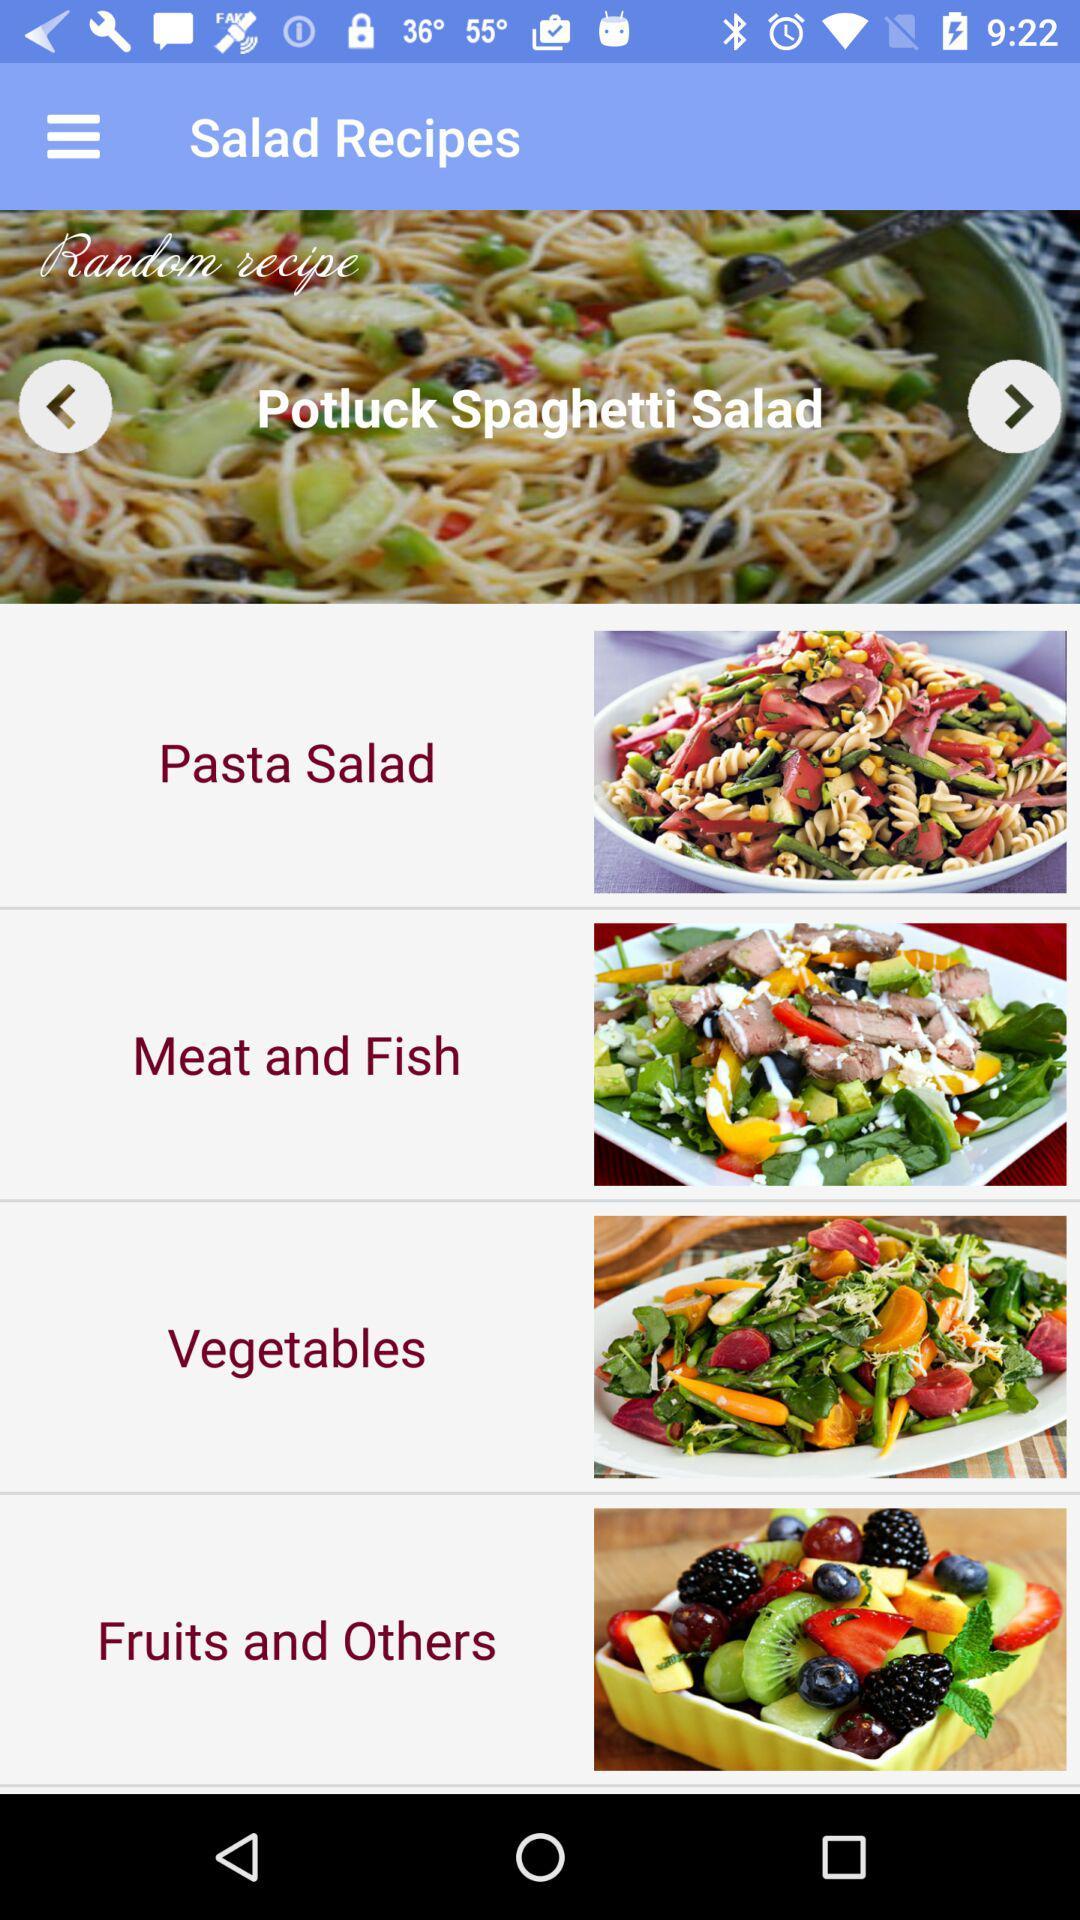  Describe the element at coordinates (297, 1639) in the screenshot. I see `icon below vegetables item` at that location.